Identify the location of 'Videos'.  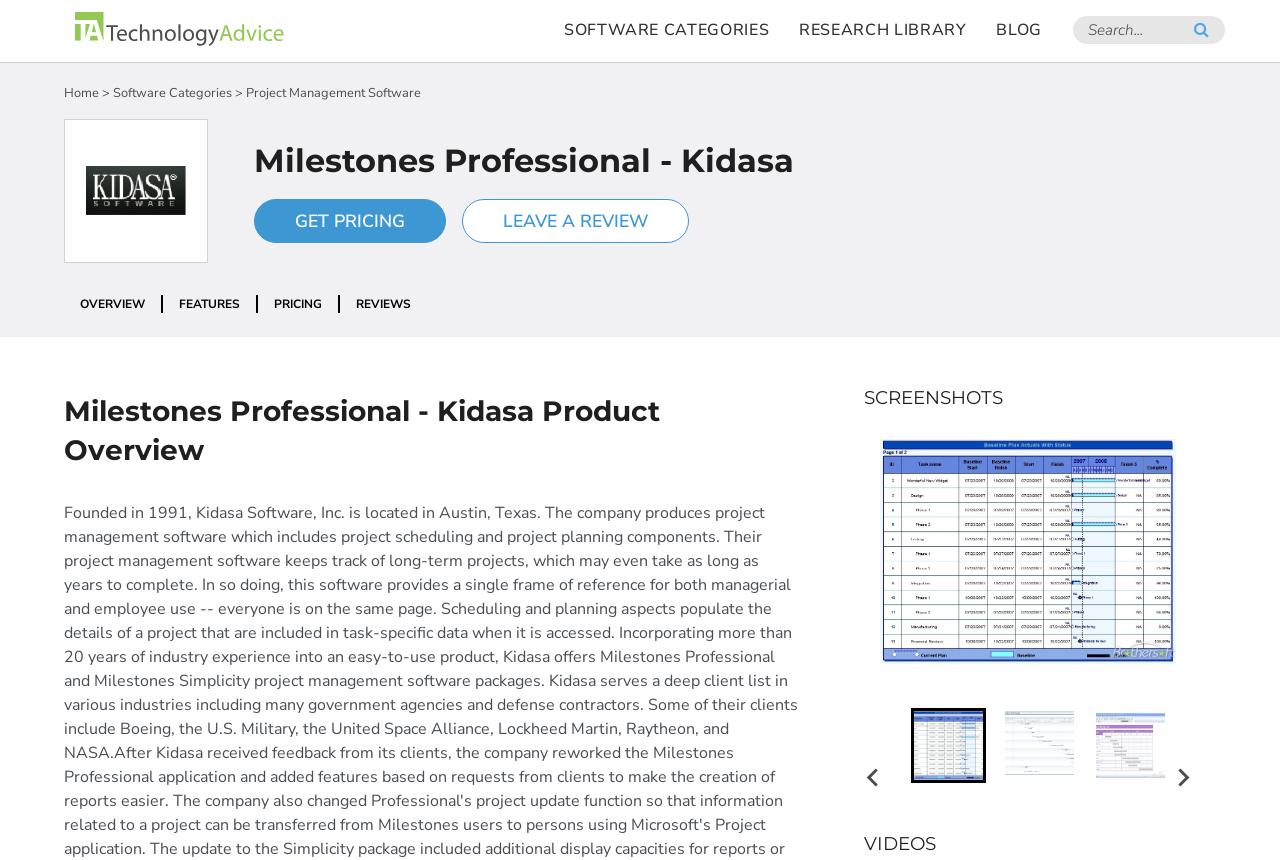
(898, 842).